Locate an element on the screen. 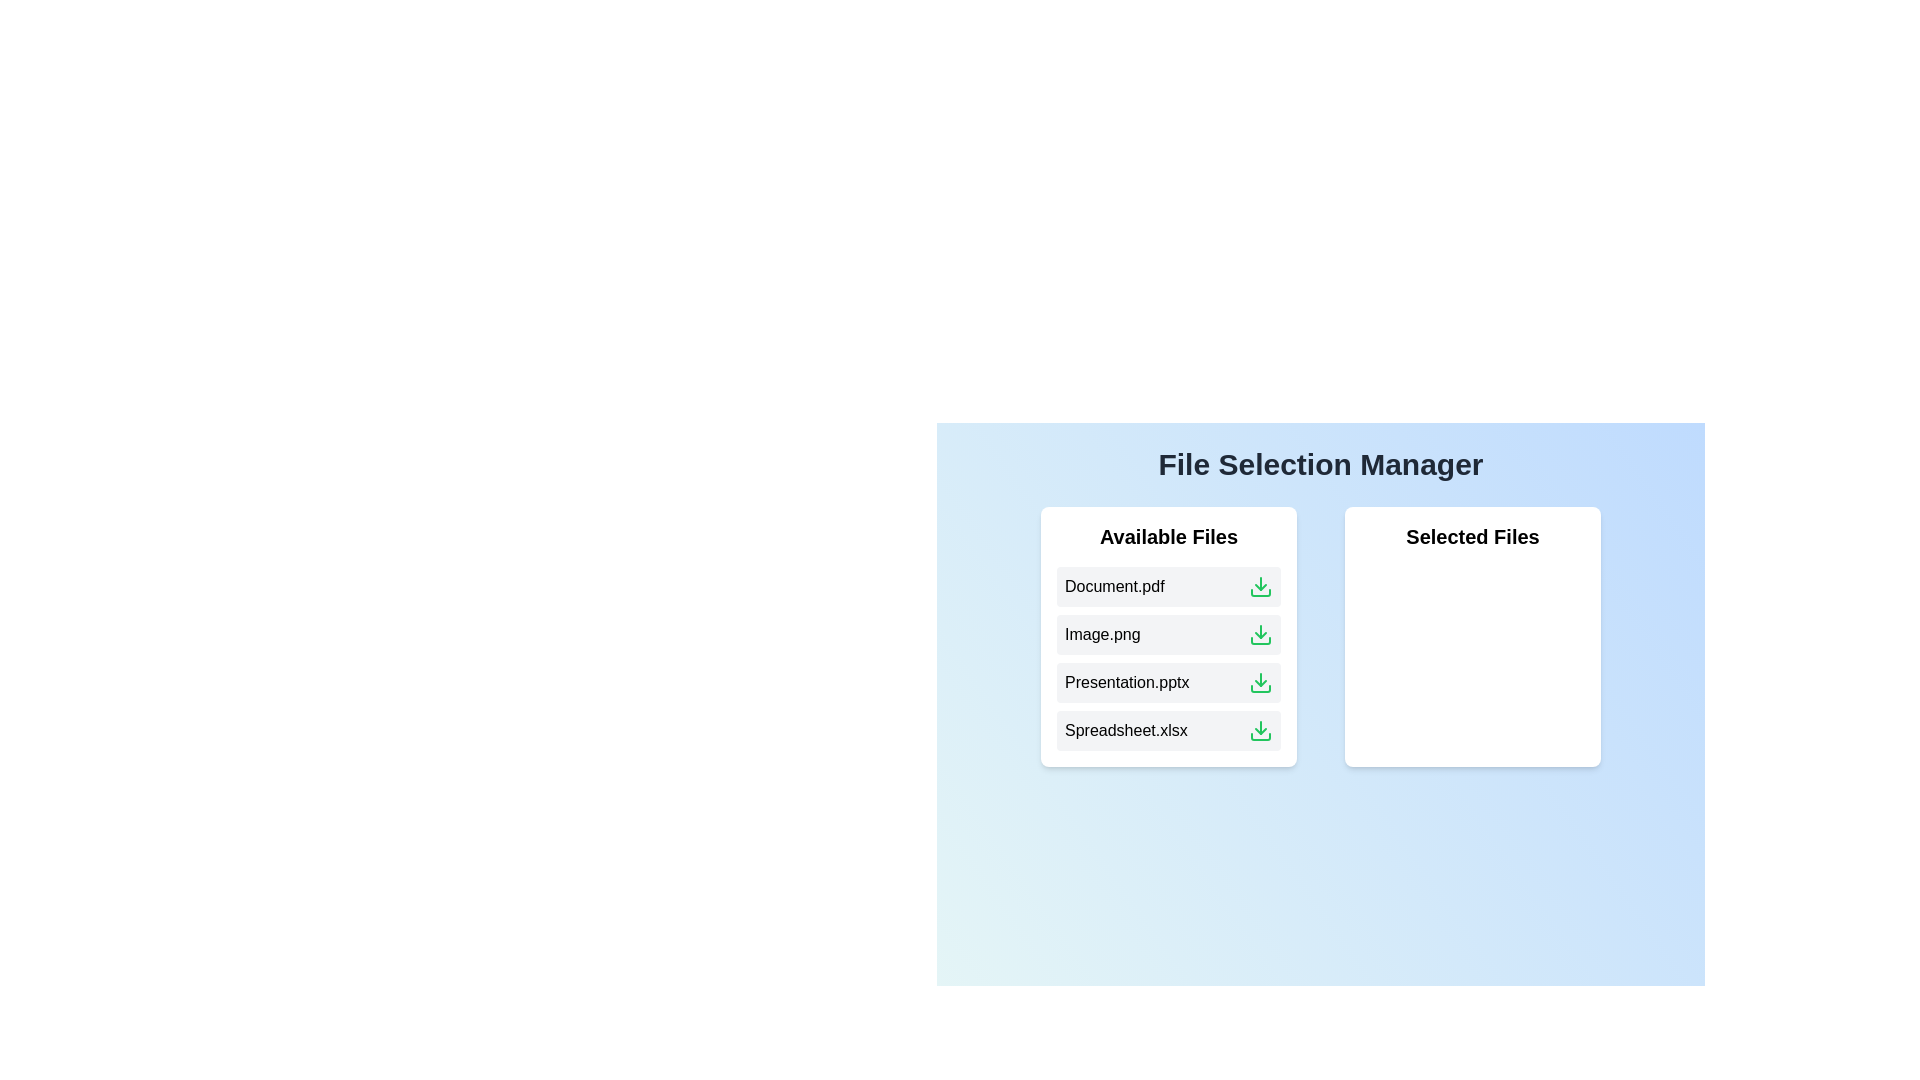 This screenshot has height=1080, width=1920. the download icon next to the file 'Document.pdf' in the 'Available Files' list is located at coordinates (1260, 585).